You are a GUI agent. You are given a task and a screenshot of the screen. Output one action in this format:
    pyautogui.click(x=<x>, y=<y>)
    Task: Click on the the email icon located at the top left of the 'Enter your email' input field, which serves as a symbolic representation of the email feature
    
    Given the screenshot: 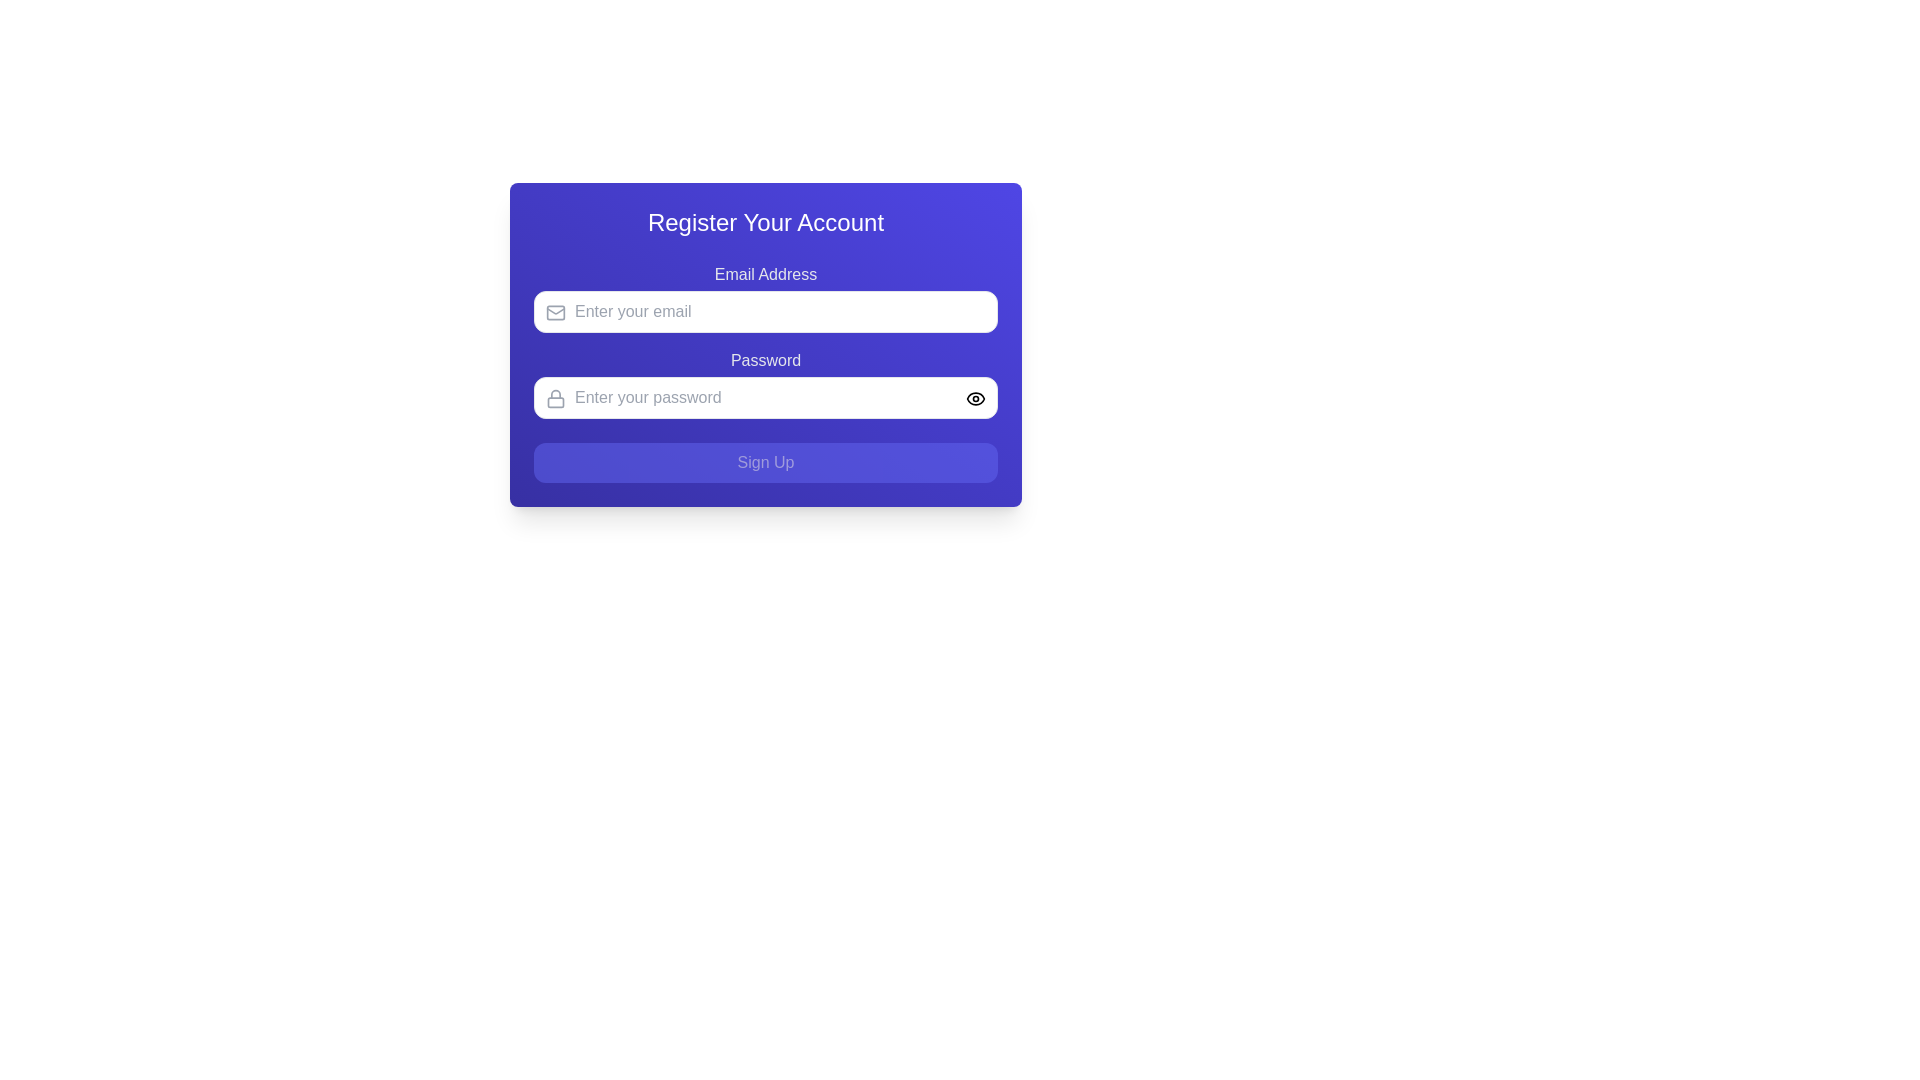 What is the action you would take?
    pyautogui.click(x=556, y=312)
    